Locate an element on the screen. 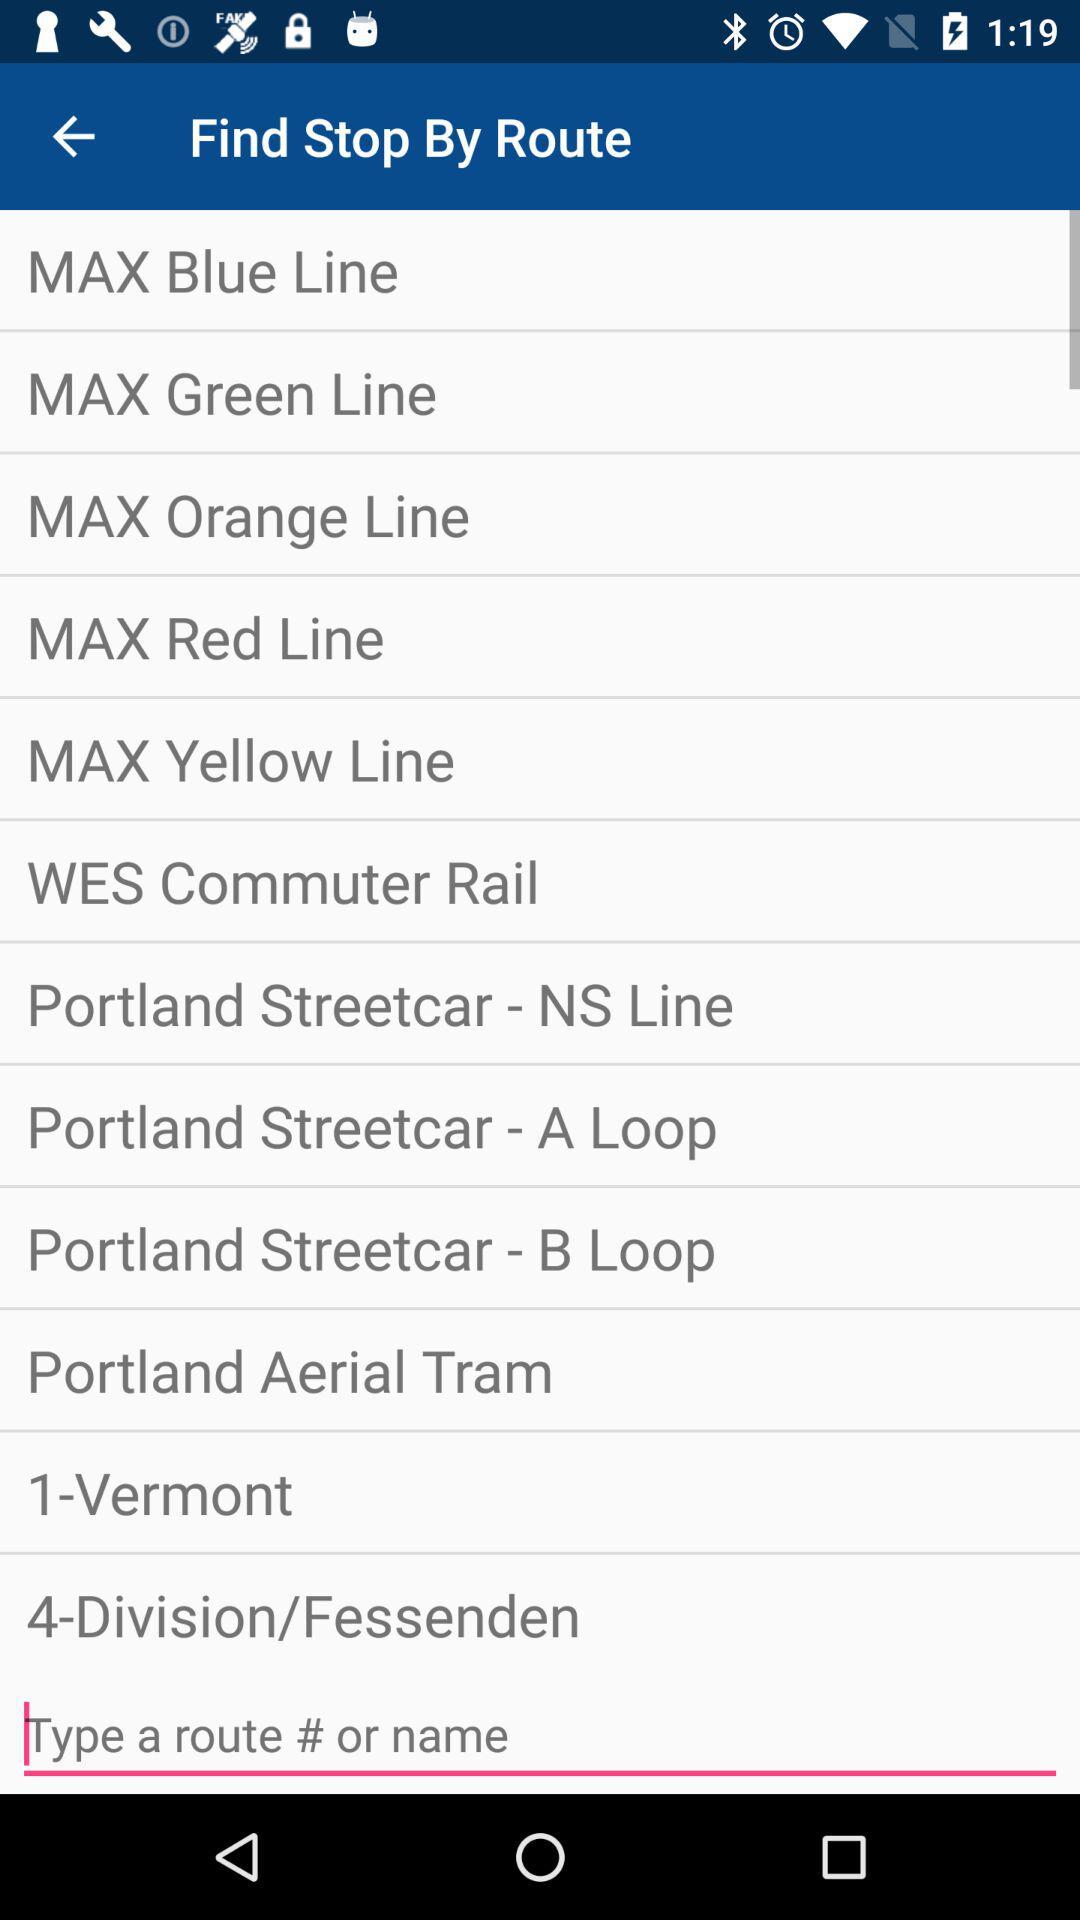 Image resolution: width=1080 pixels, height=1920 pixels. item above the max blue line is located at coordinates (72, 135).